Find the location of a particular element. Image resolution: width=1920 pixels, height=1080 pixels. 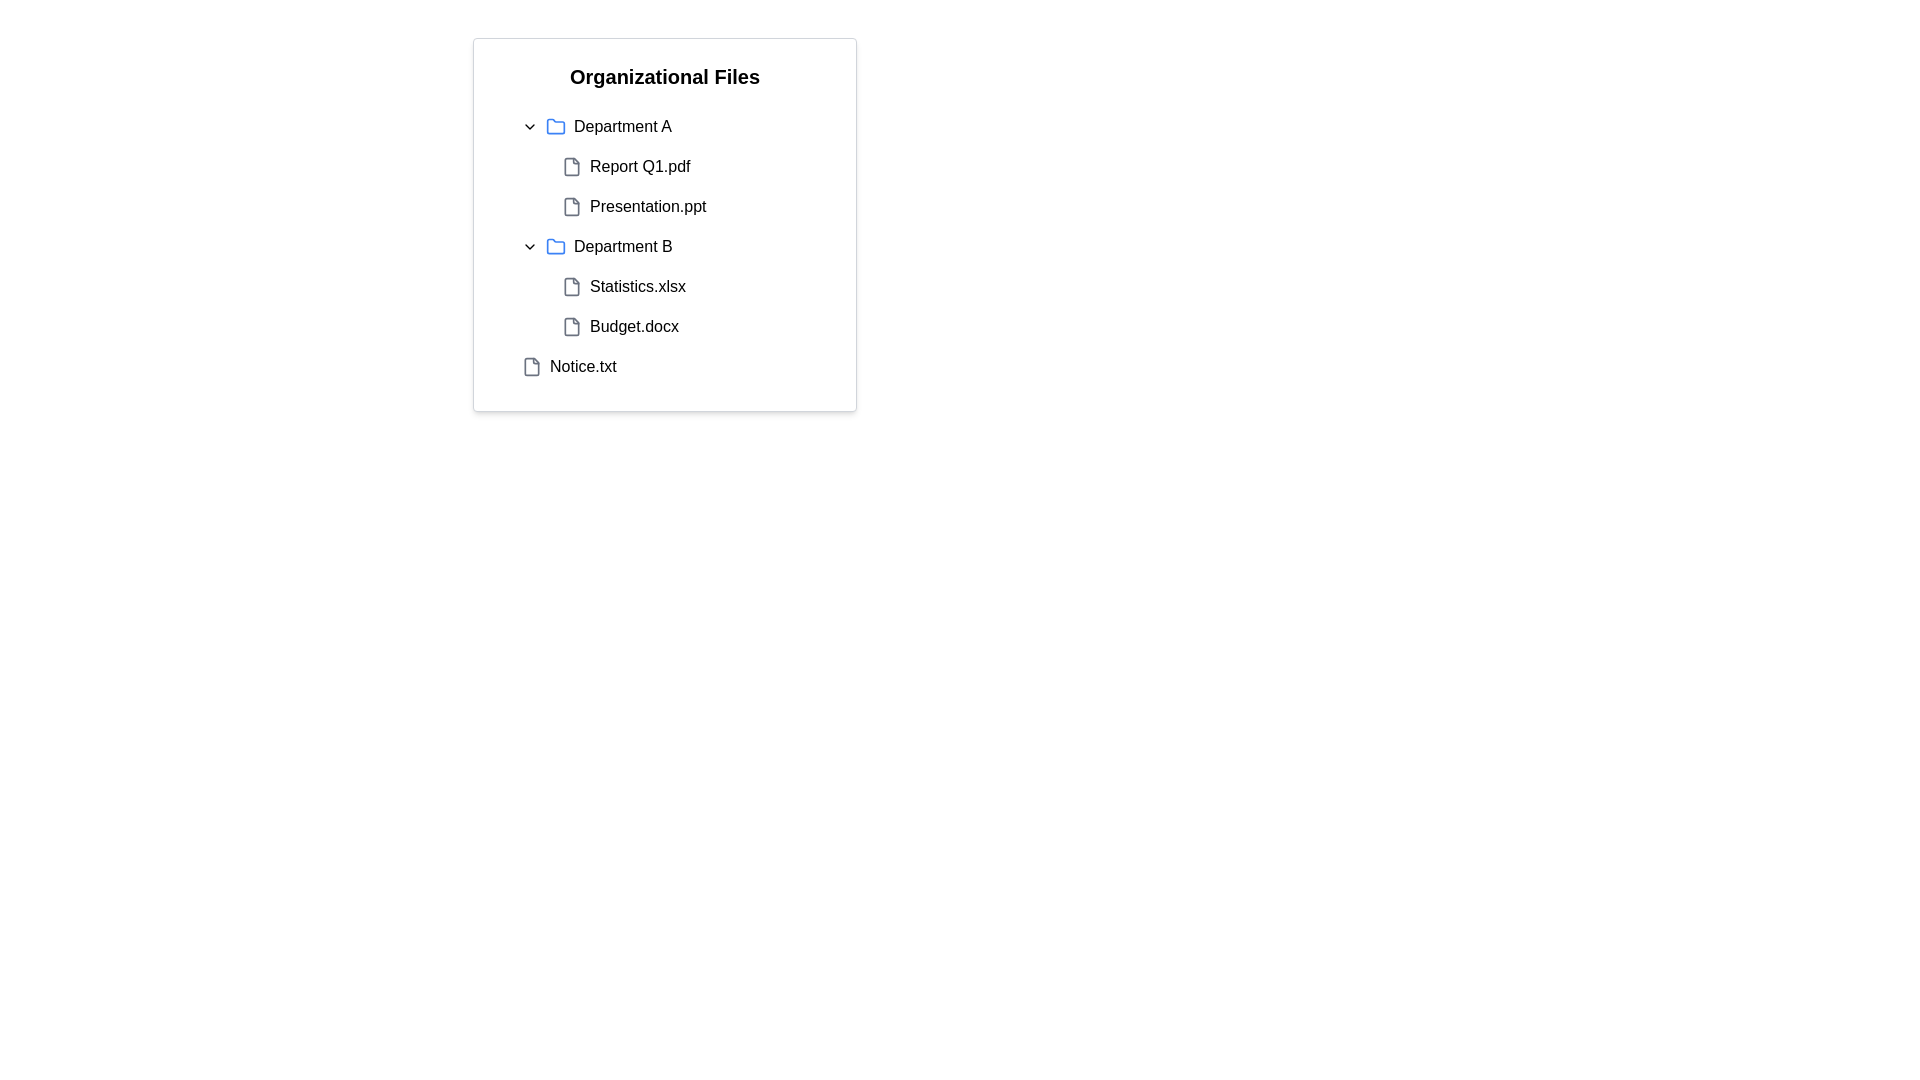

the file type icon representing 'Presentation.ppt' is located at coordinates (570, 207).